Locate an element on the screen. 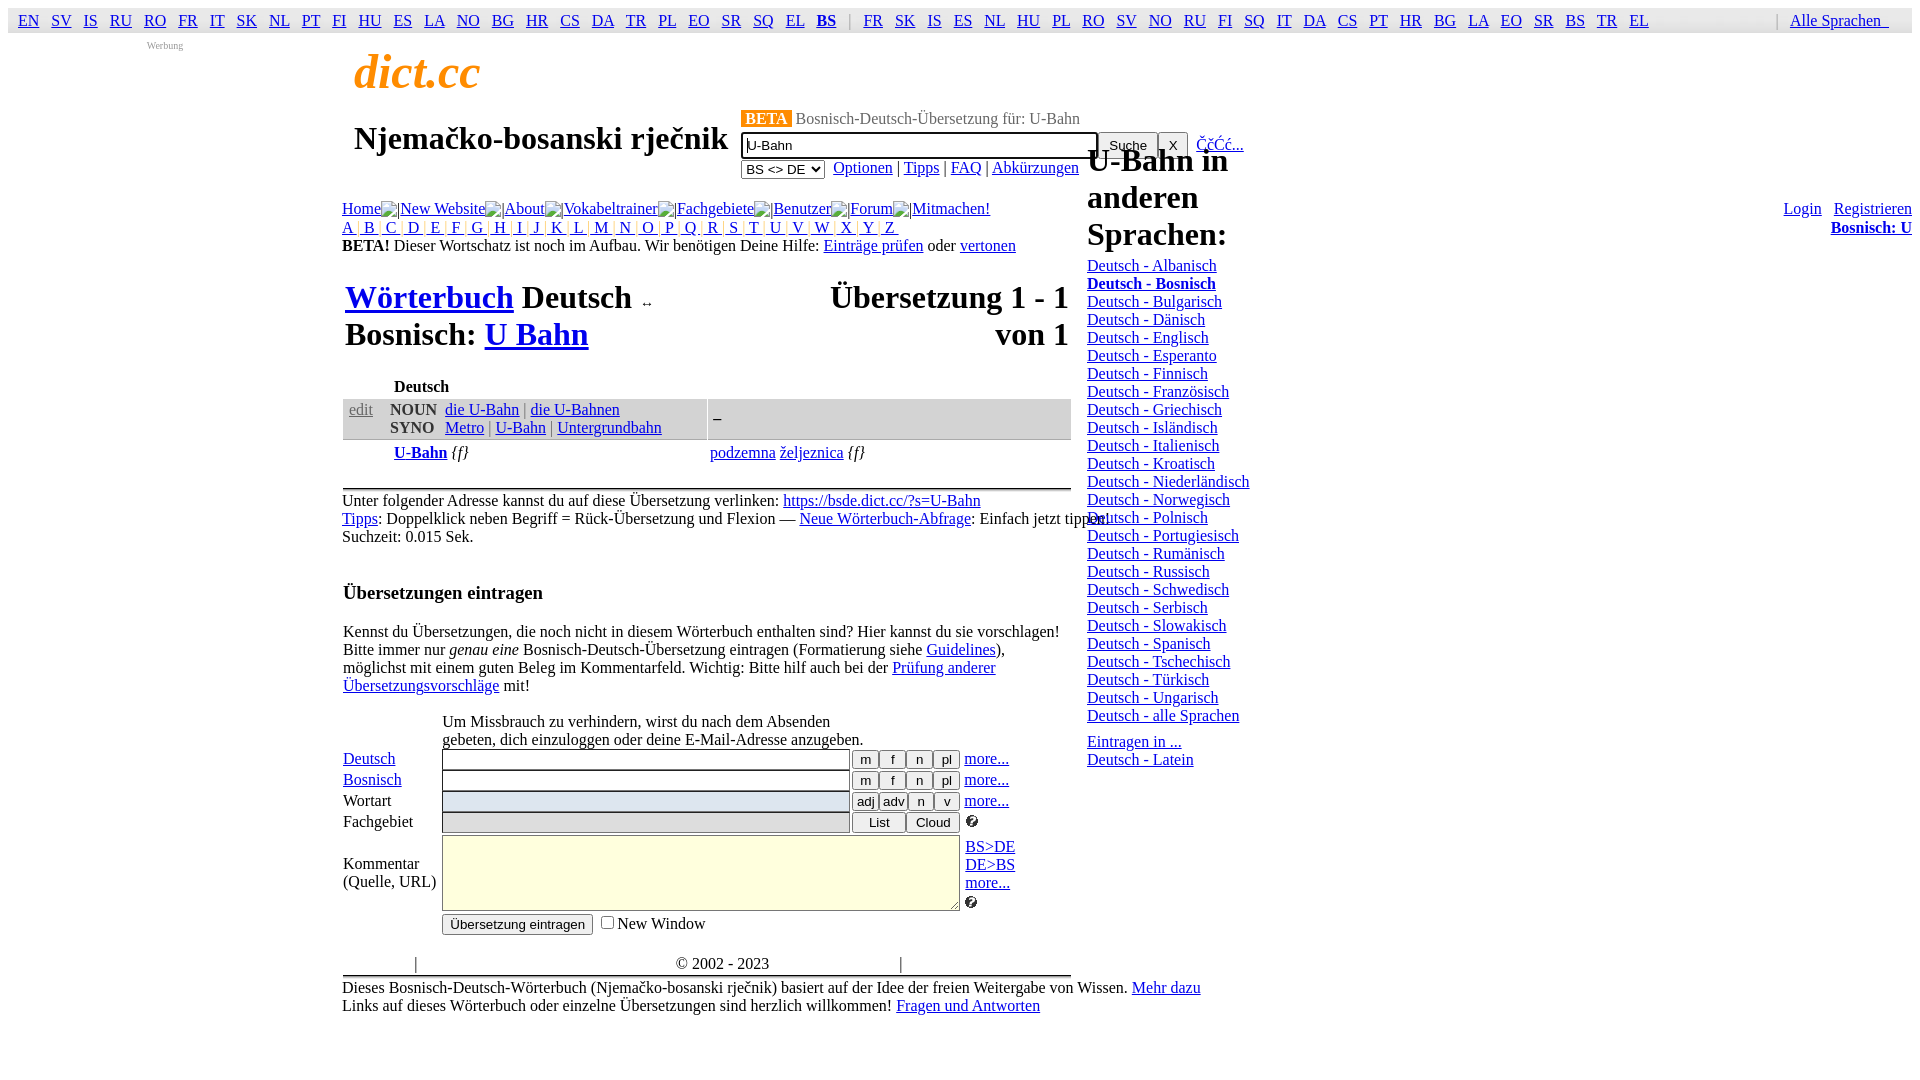  'BS' is located at coordinates (826, 20).